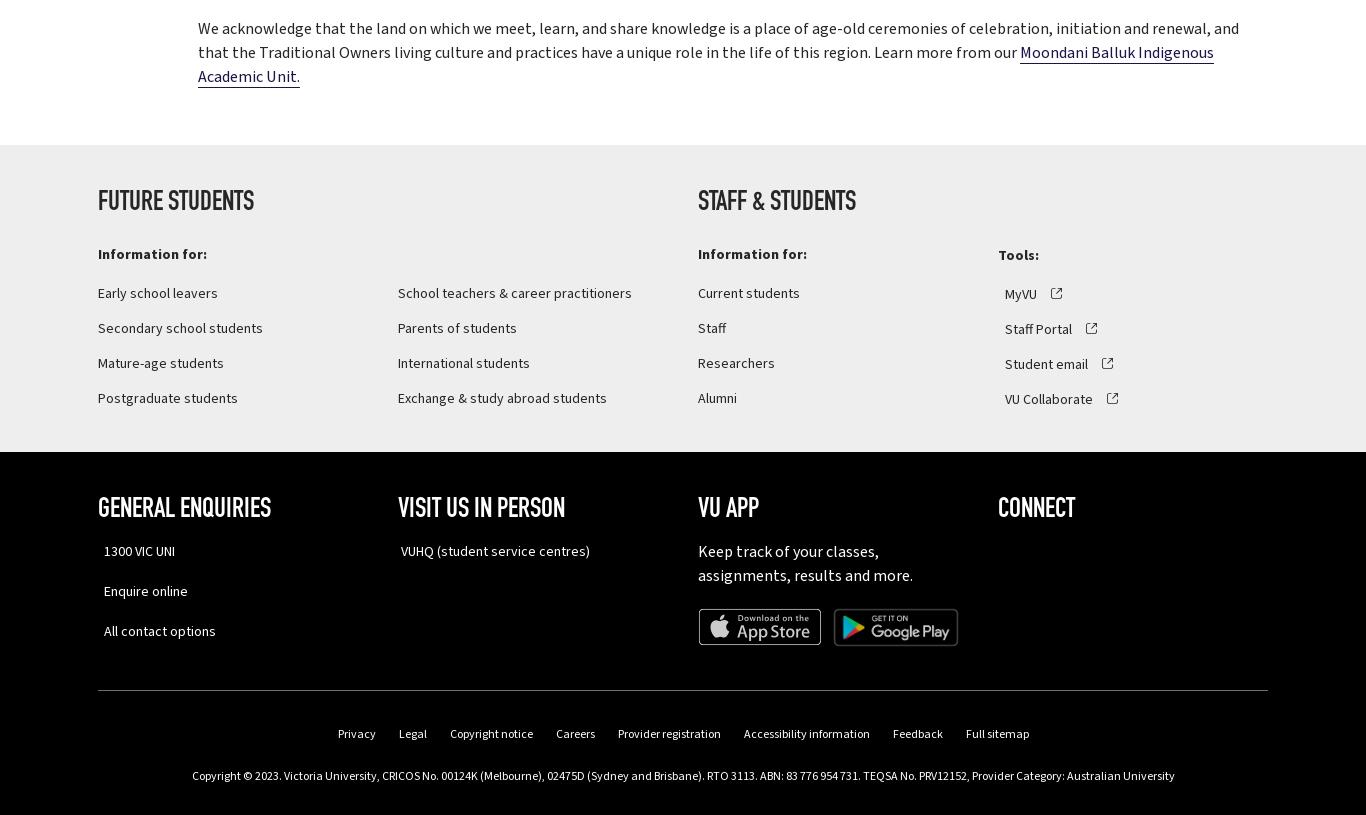 The height and width of the screenshot is (815, 1366). What do you see at coordinates (667, 734) in the screenshot?
I see `'Provider registration'` at bounding box center [667, 734].